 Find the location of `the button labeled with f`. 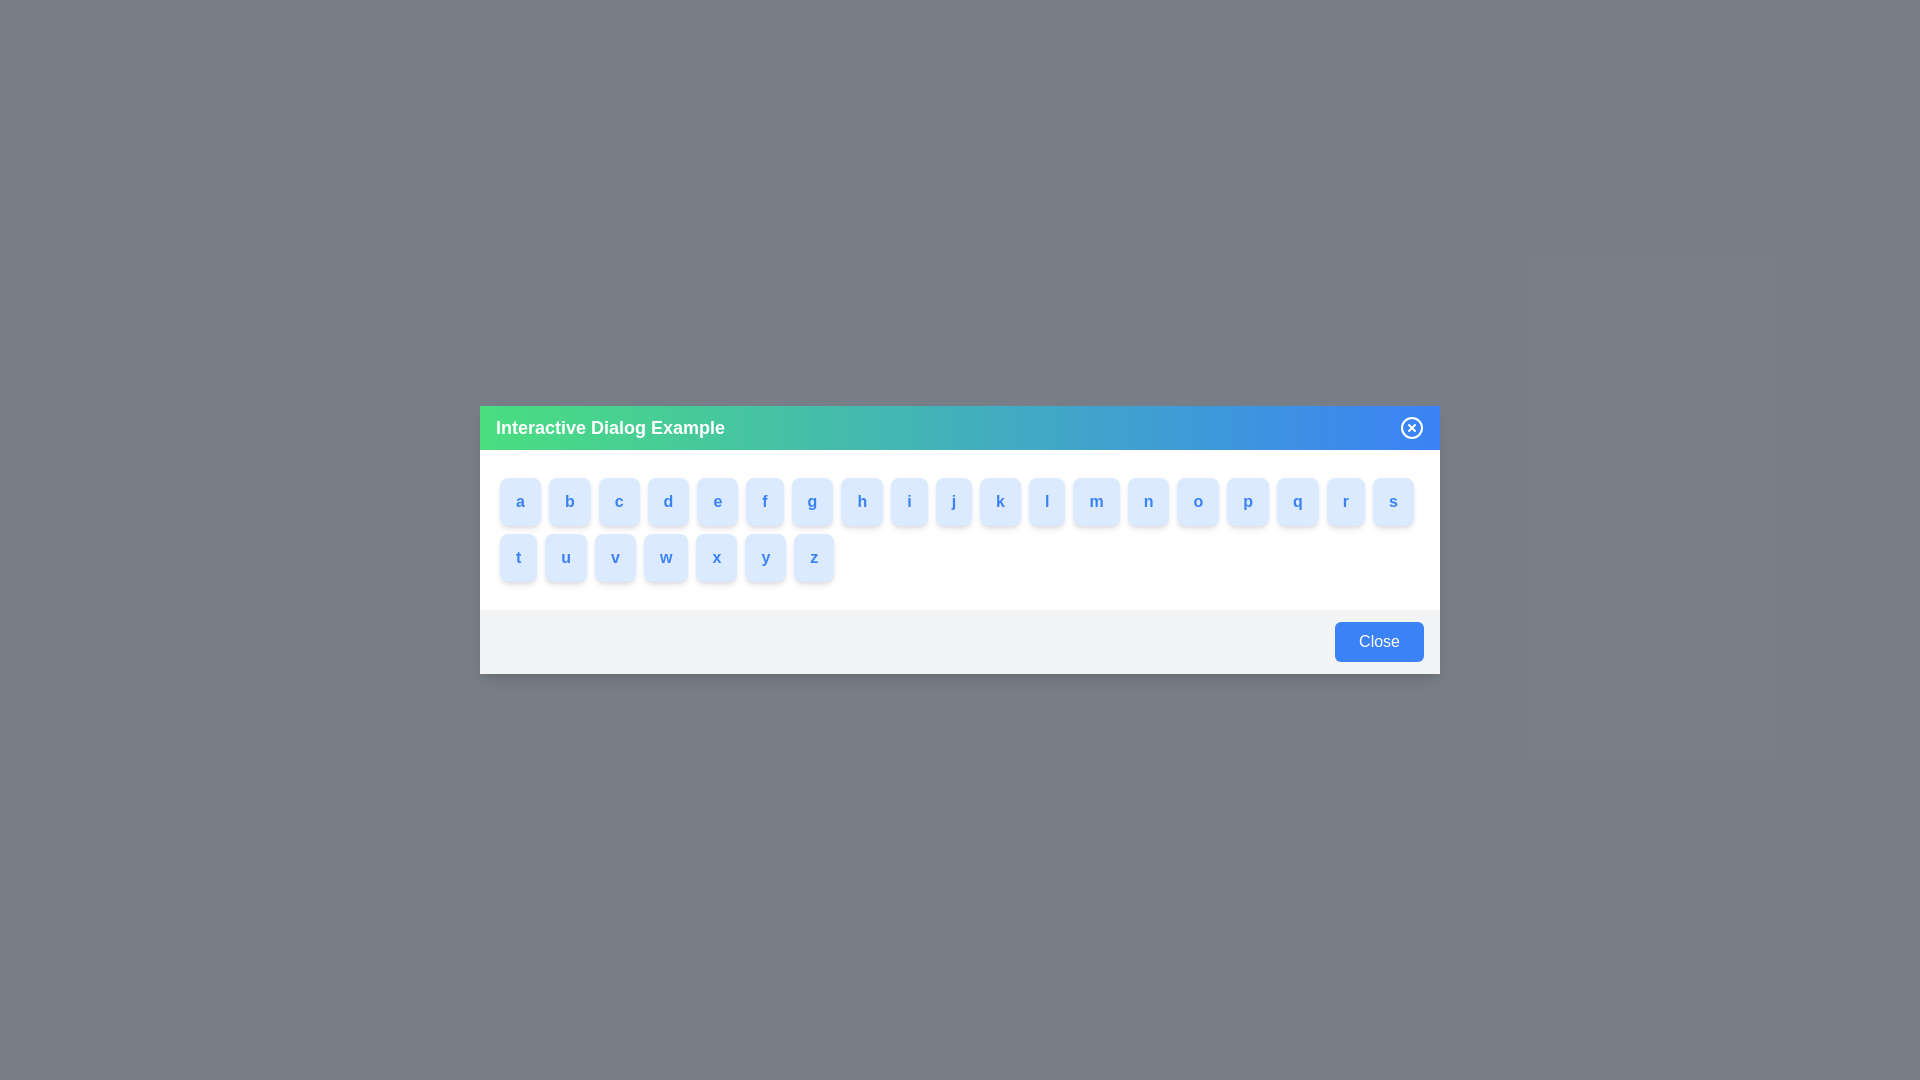

the button labeled with f is located at coordinates (768, 500).